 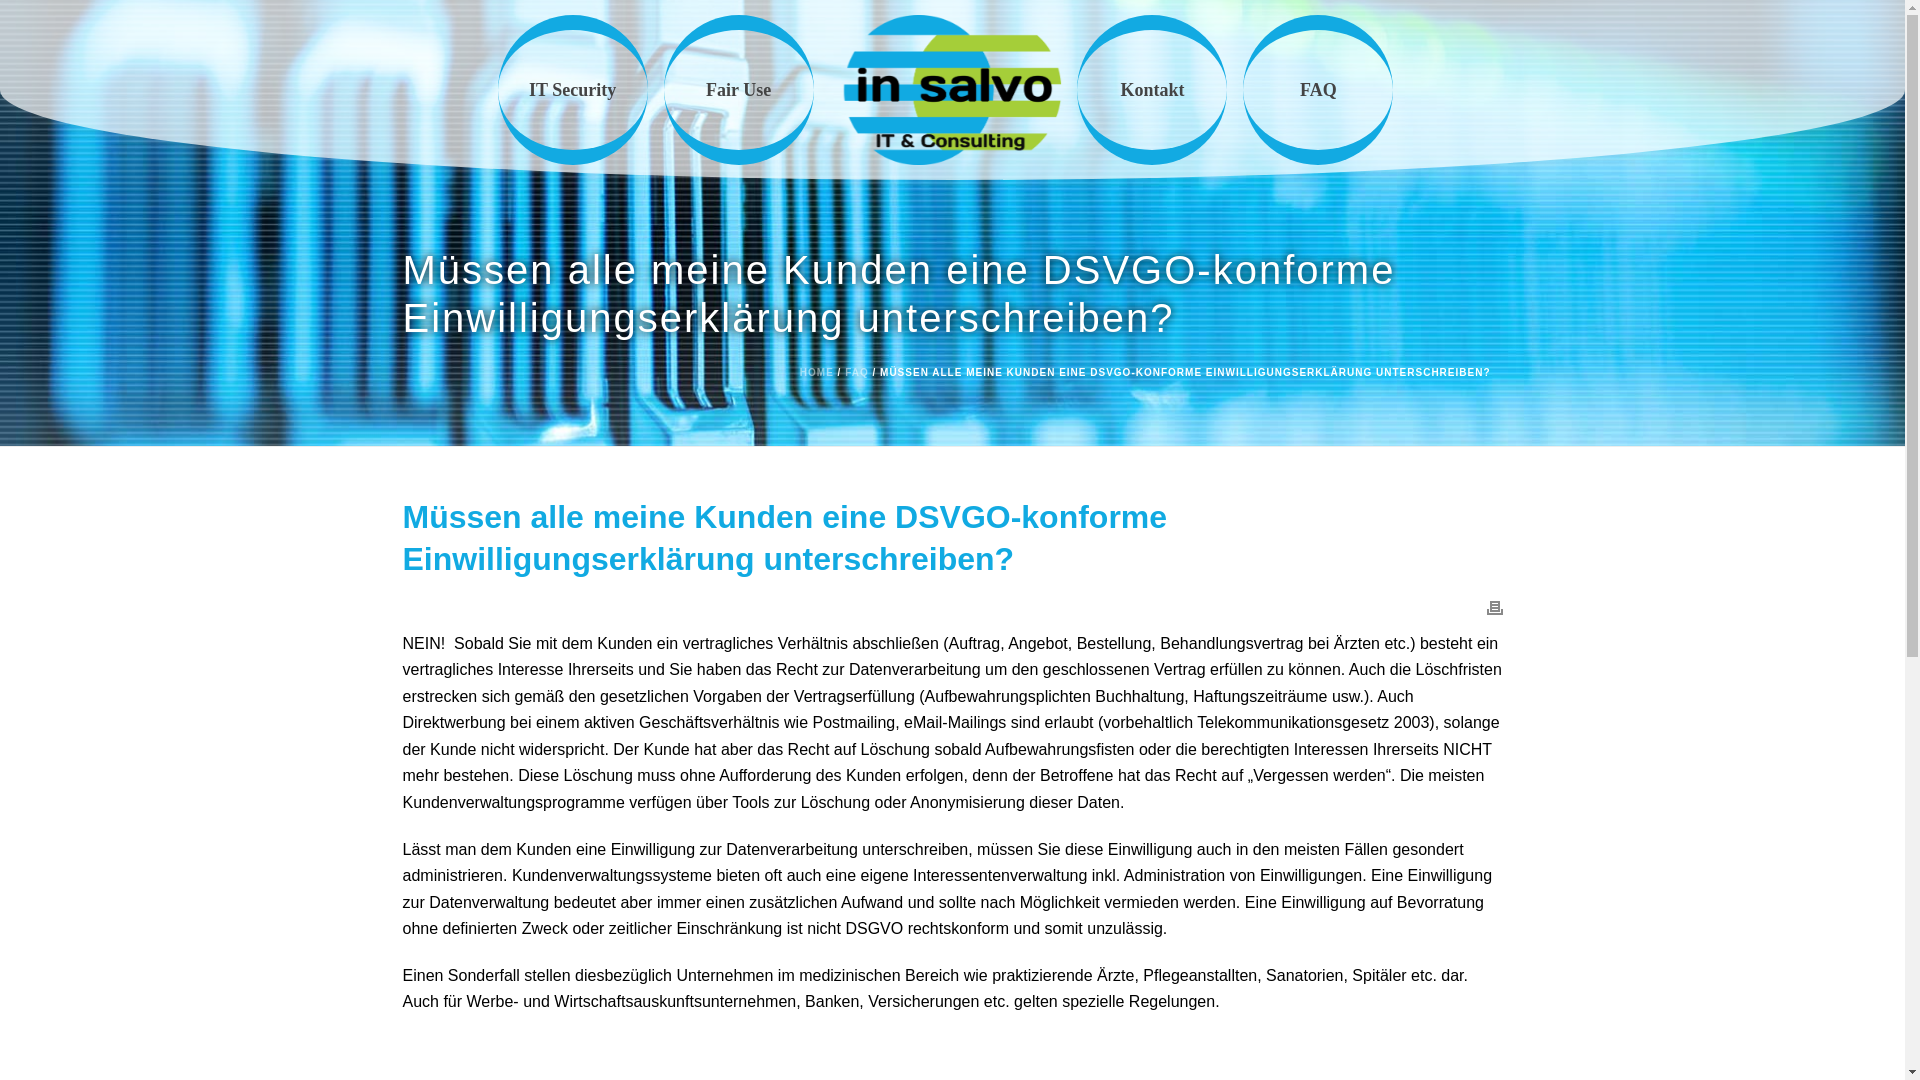 I want to click on 'Kontakt', so click(x=1152, y=88).